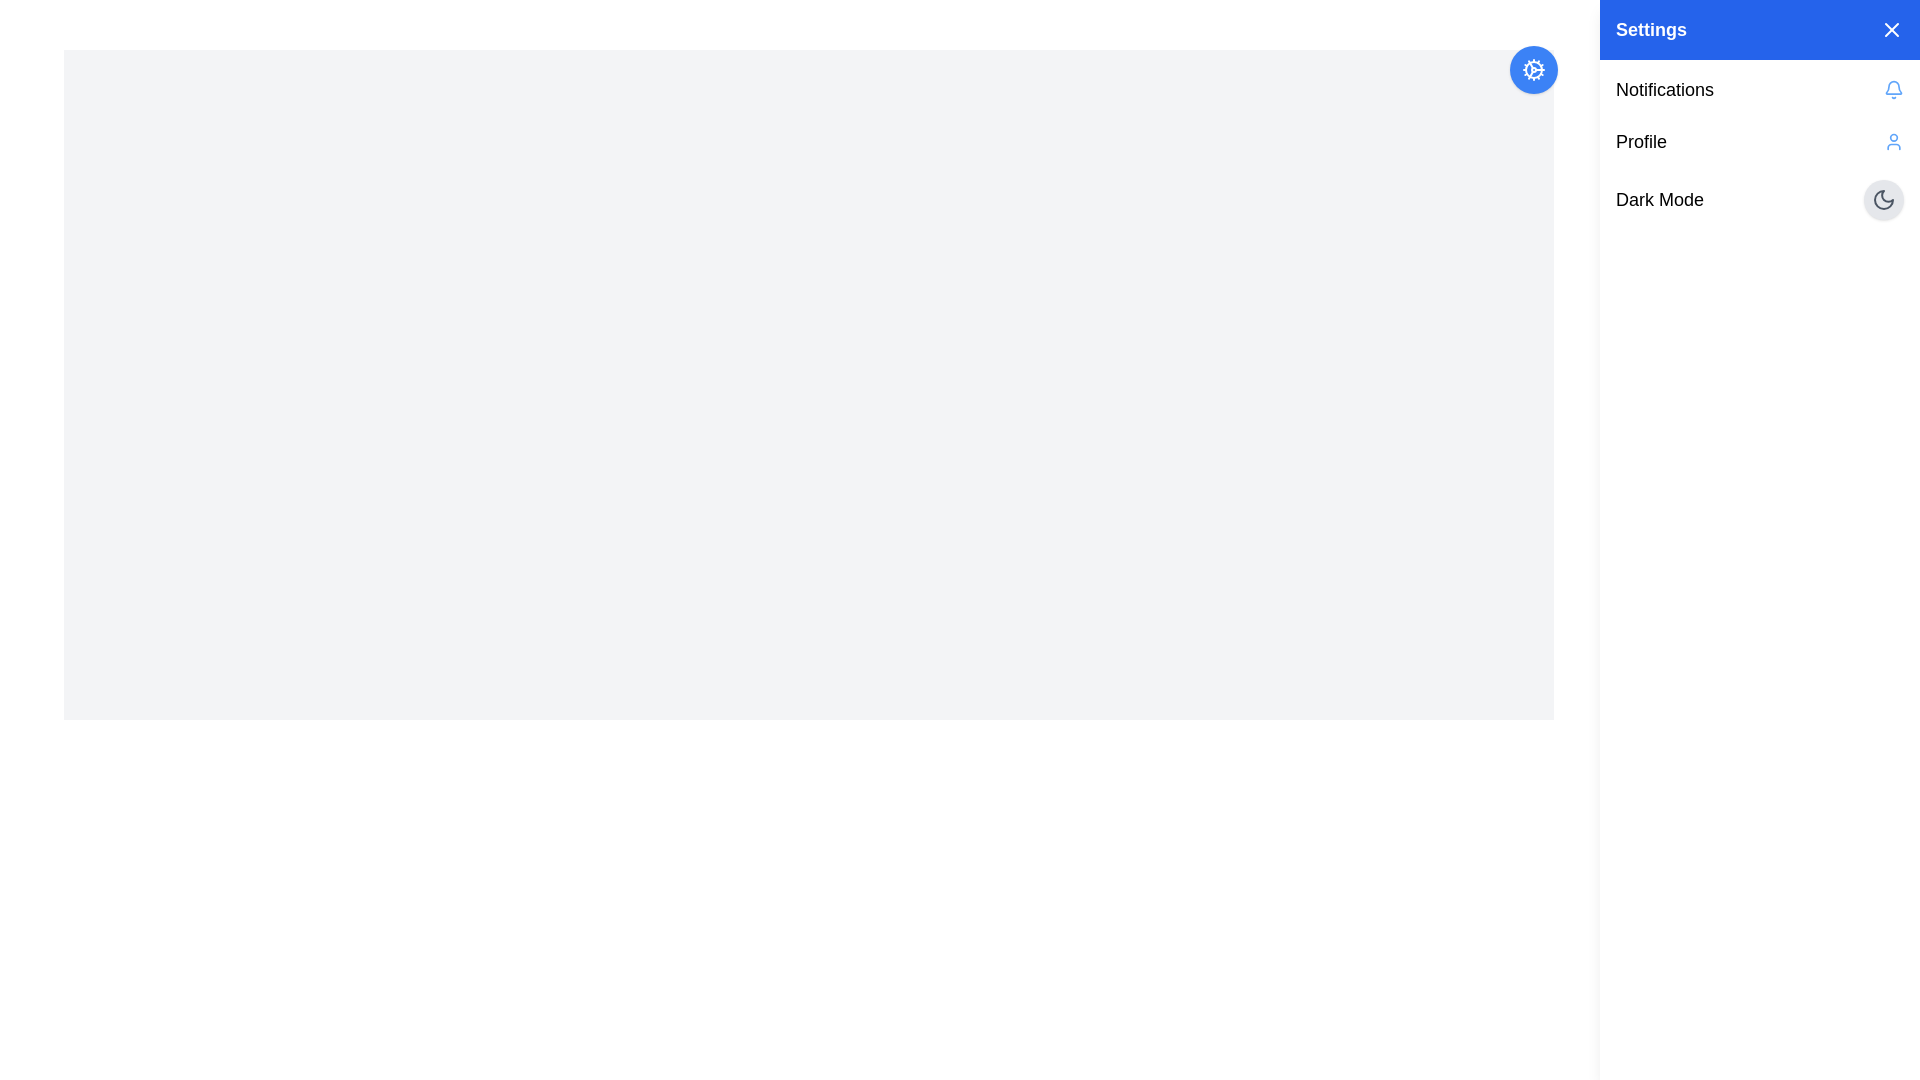 Image resolution: width=1920 pixels, height=1080 pixels. Describe the element at coordinates (1641, 141) in the screenshot. I see `the 'Profile' text label, which is a bold, medium-sized black font element located in the right-side settings panel, underneath 'Notifications' and above 'Dark Mode'` at that location.